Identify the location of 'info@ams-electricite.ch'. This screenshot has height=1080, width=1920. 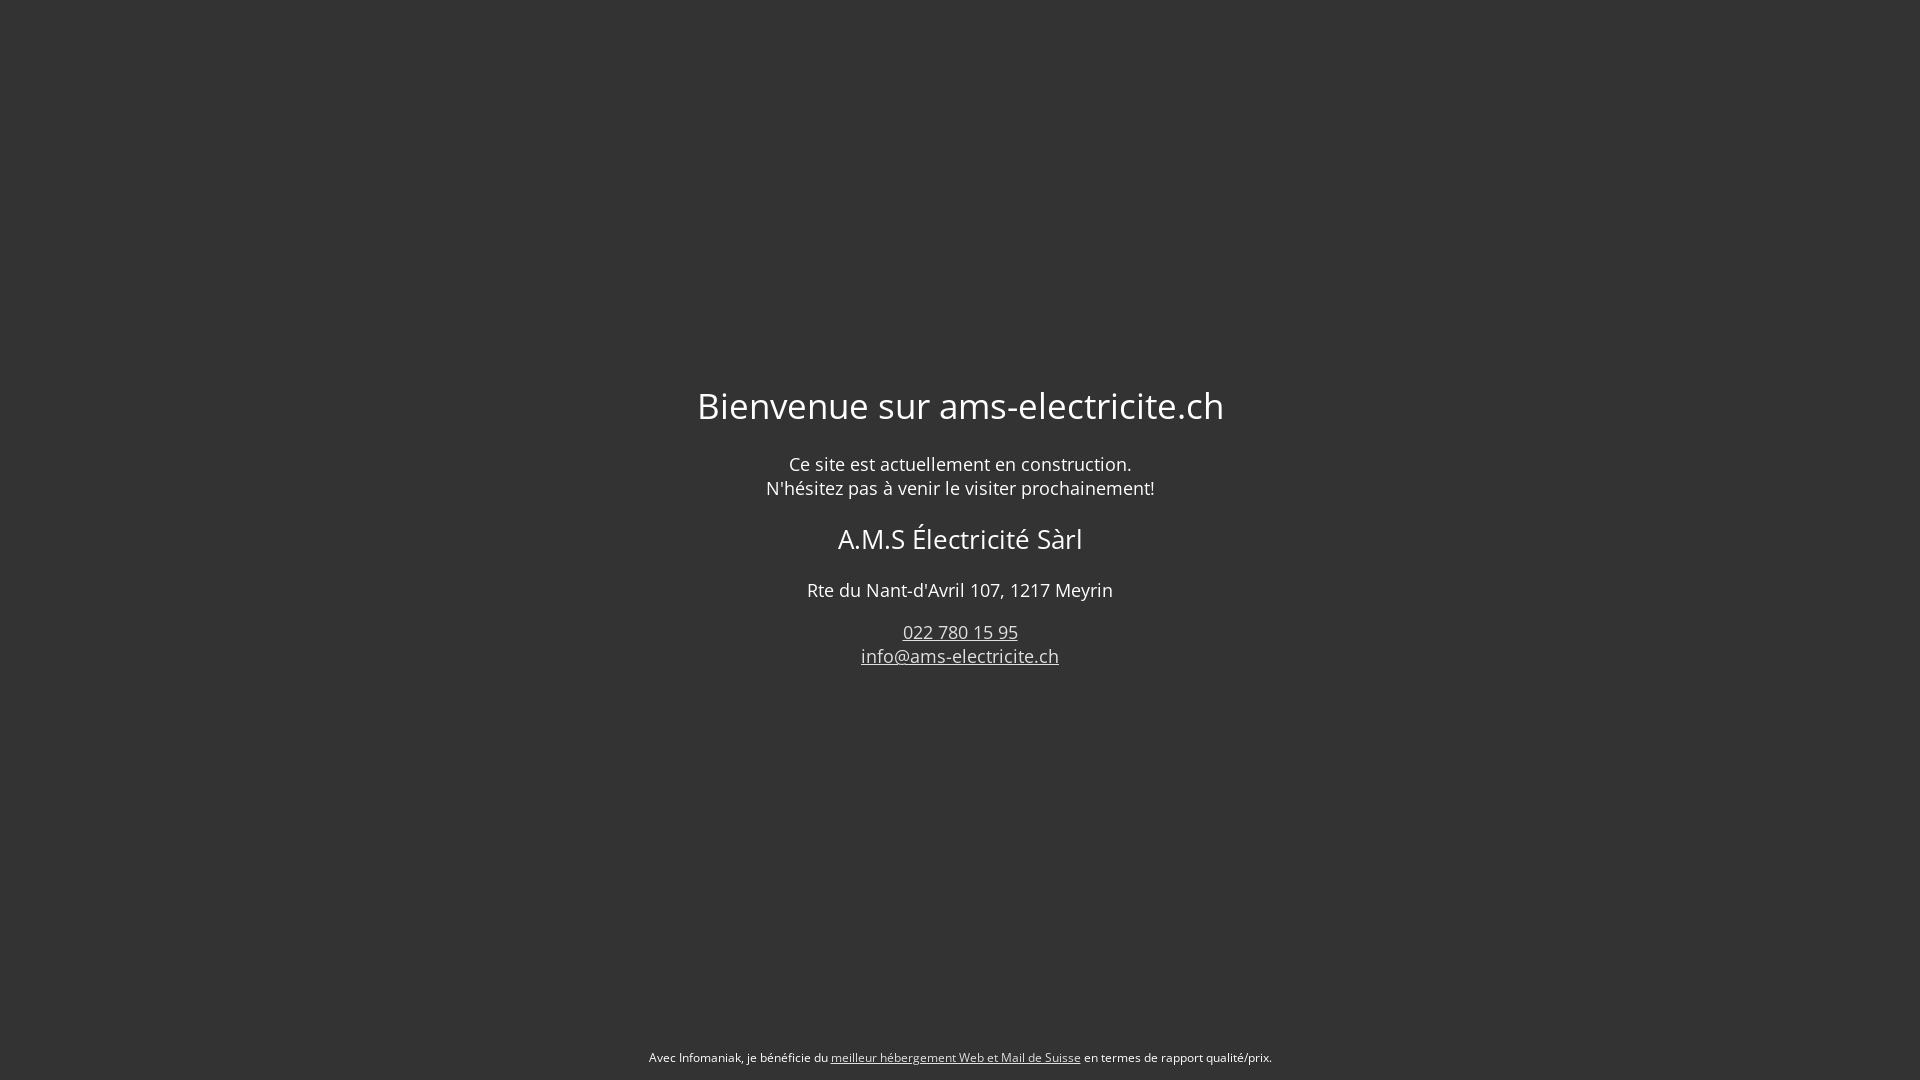
(960, 655).